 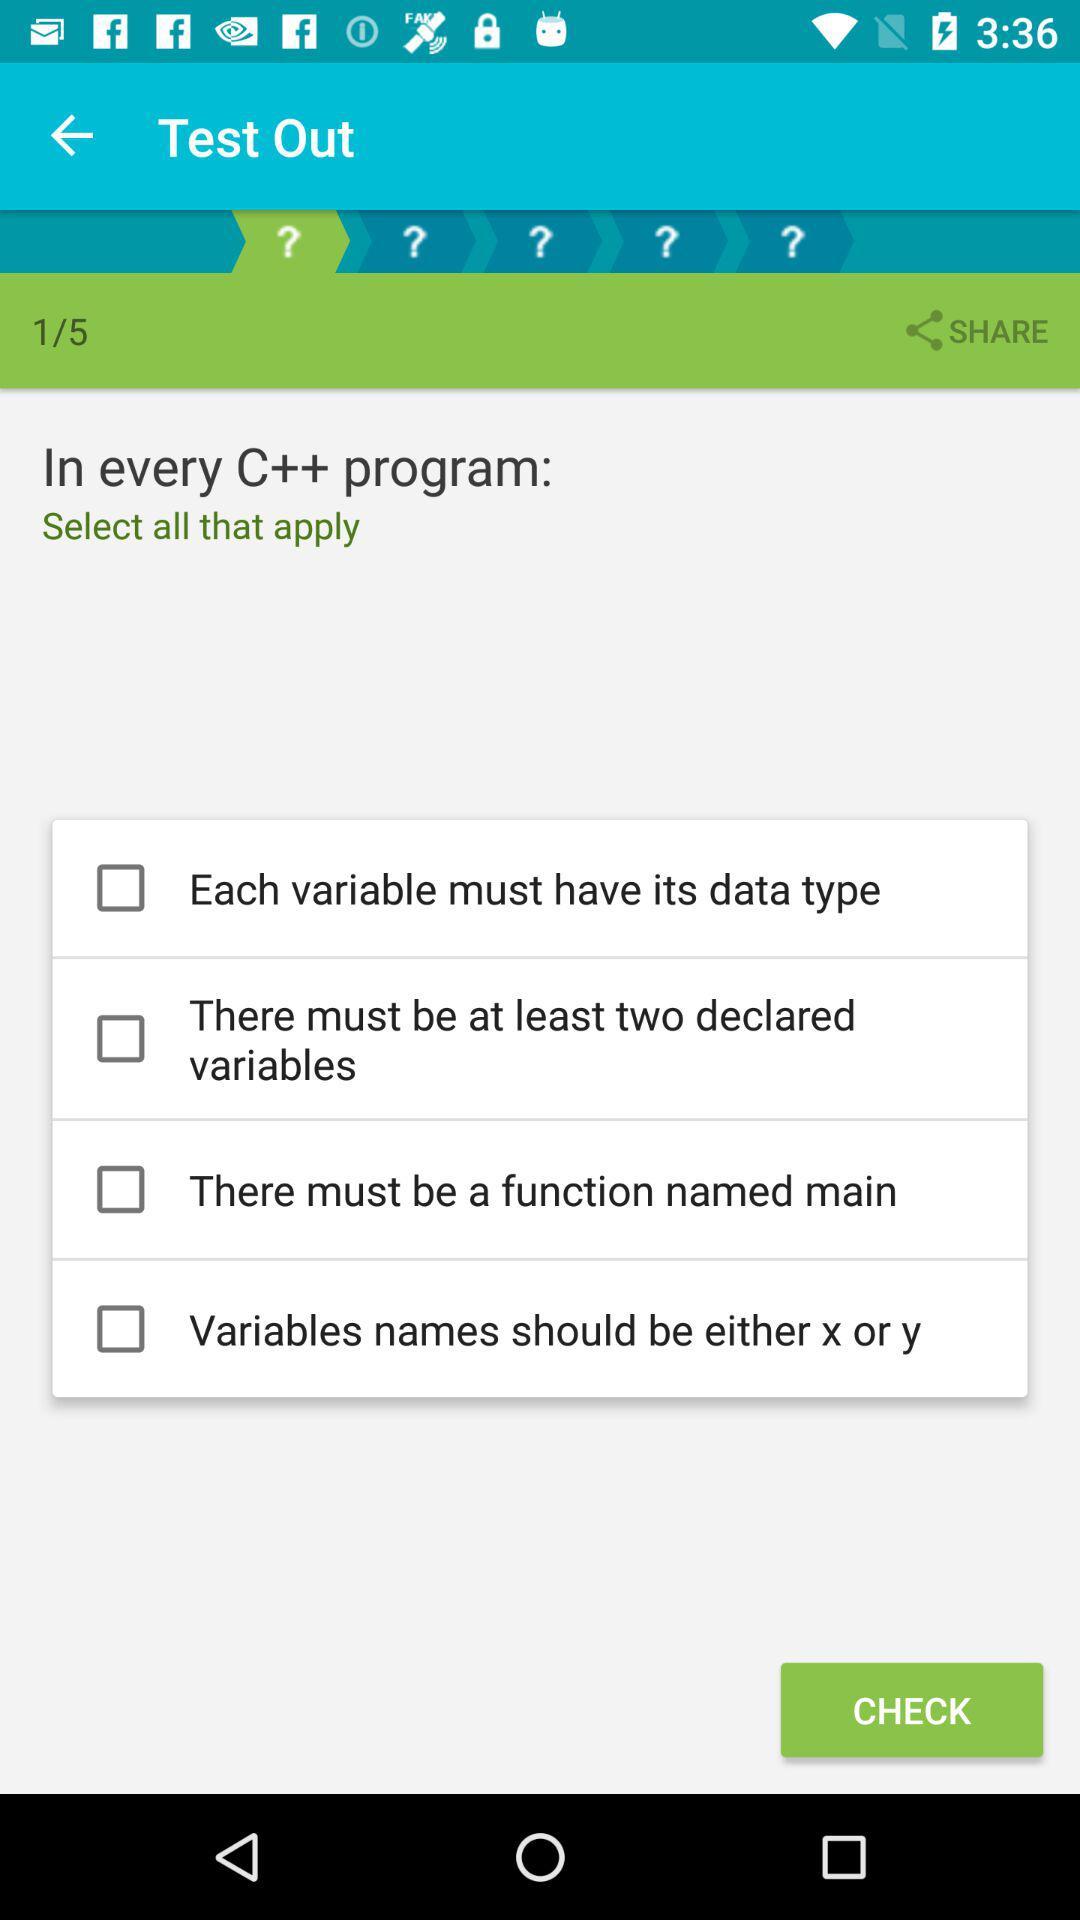 What do you see at coordinates (911, 1708) in the screenshot?
I see `icon below variables names should` at bounding box center [911, 1708].